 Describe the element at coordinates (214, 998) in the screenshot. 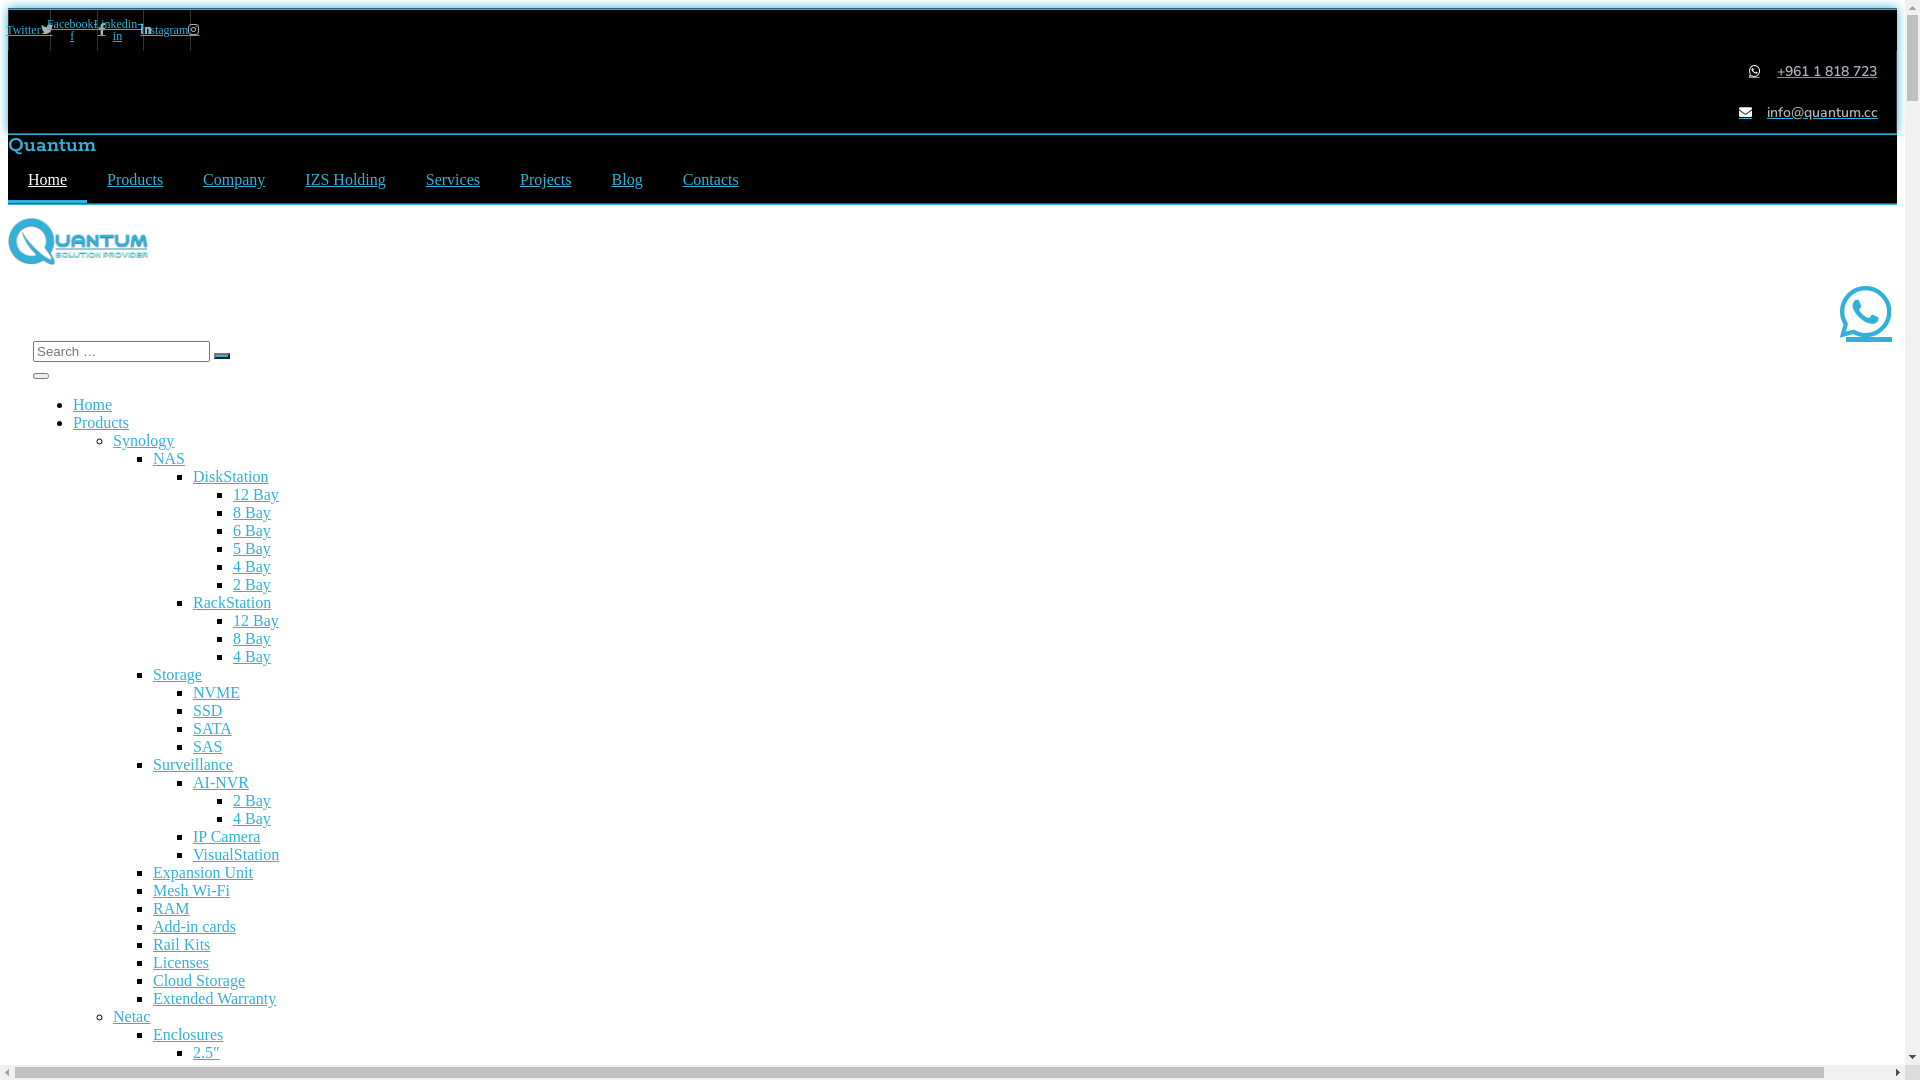

I see `'Extended Warranty'` at that location.